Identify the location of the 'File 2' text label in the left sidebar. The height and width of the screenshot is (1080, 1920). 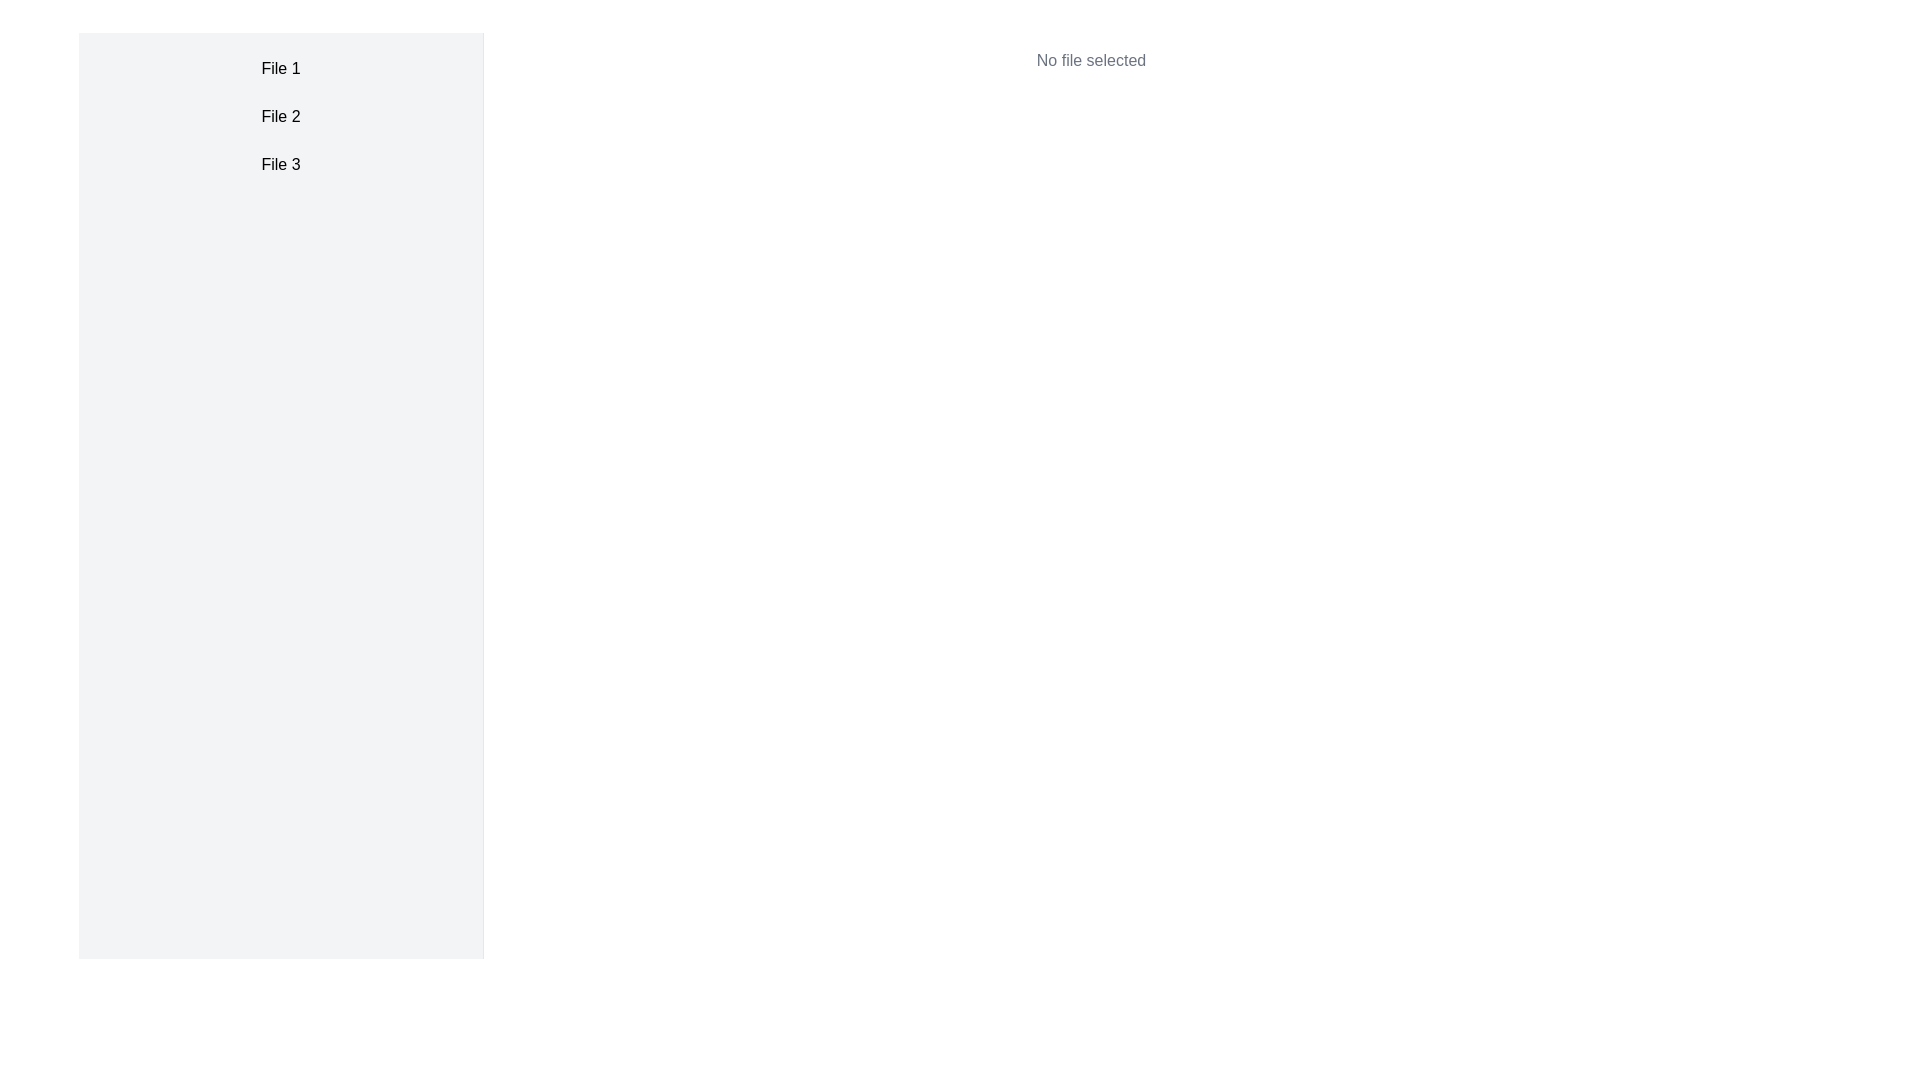
(280, 116).